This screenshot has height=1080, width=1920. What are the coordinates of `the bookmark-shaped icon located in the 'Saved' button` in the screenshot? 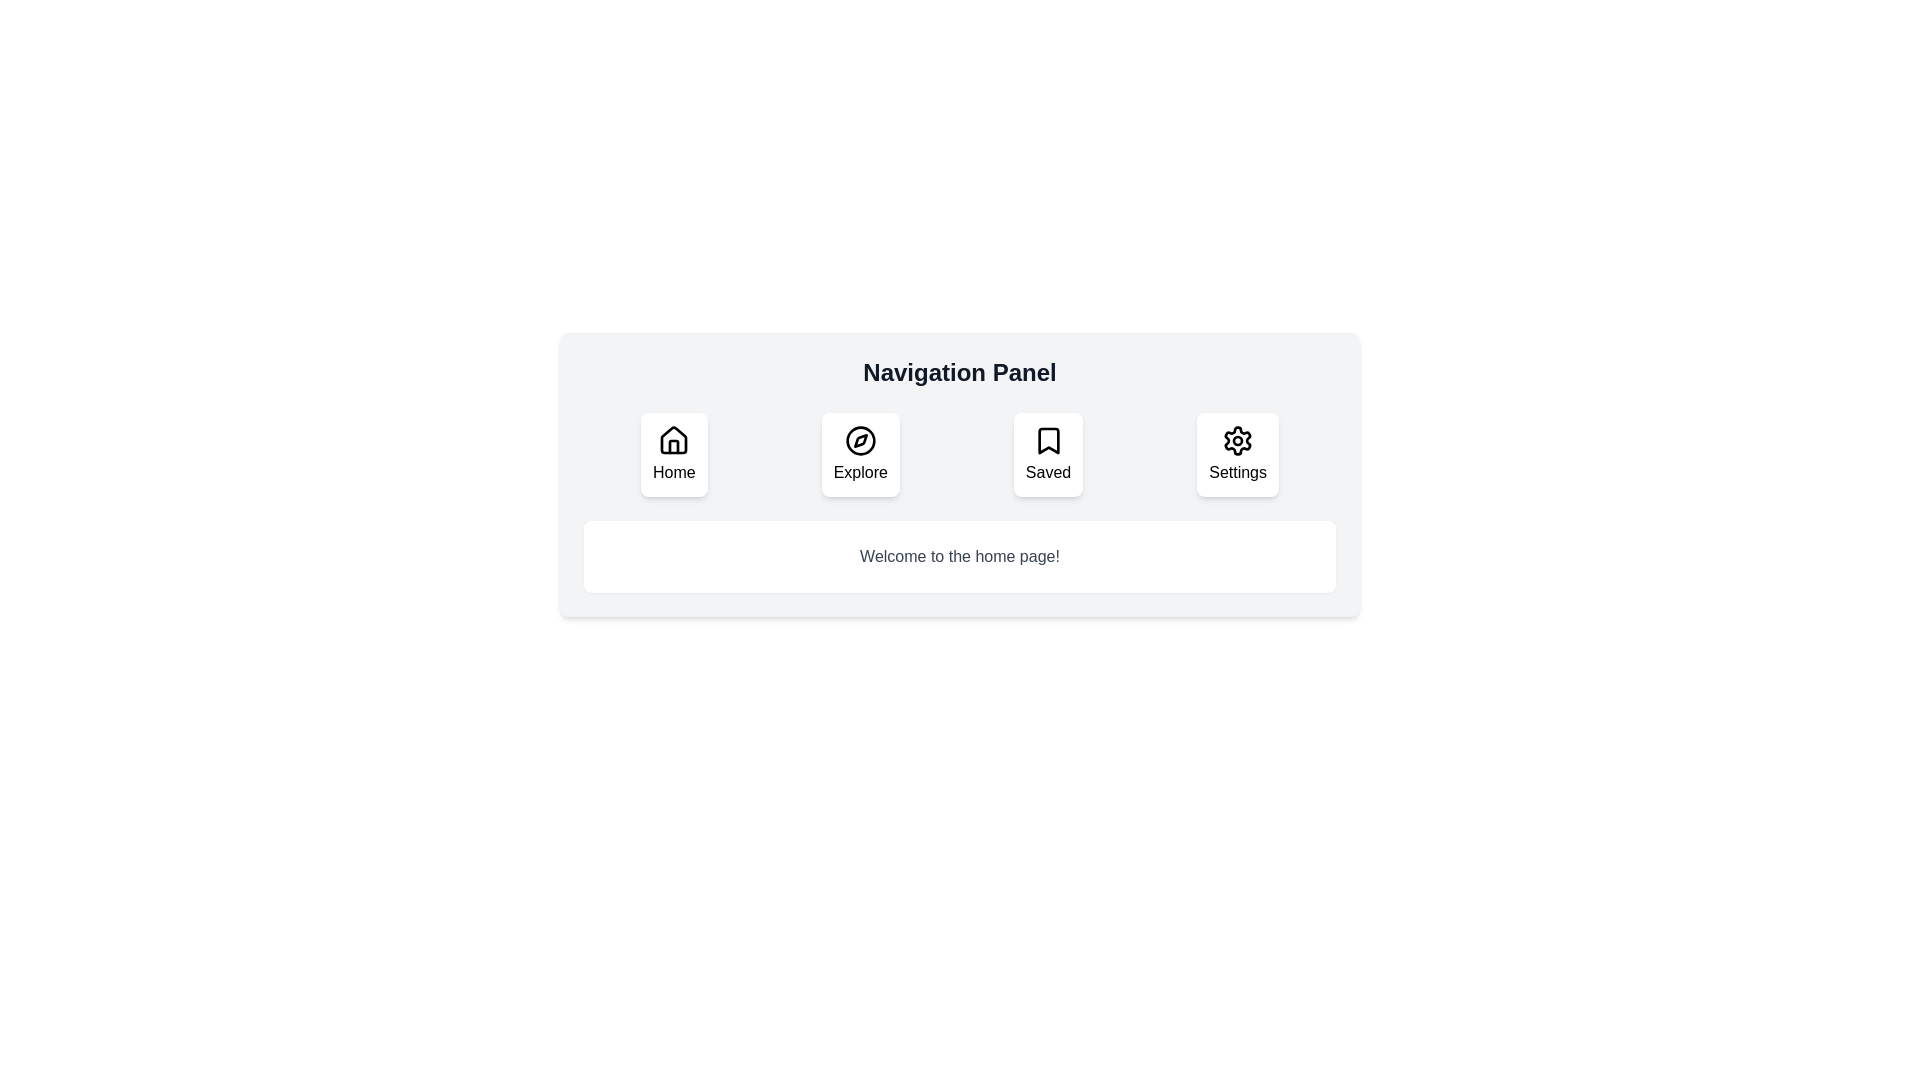 It's located at (1047, 439).